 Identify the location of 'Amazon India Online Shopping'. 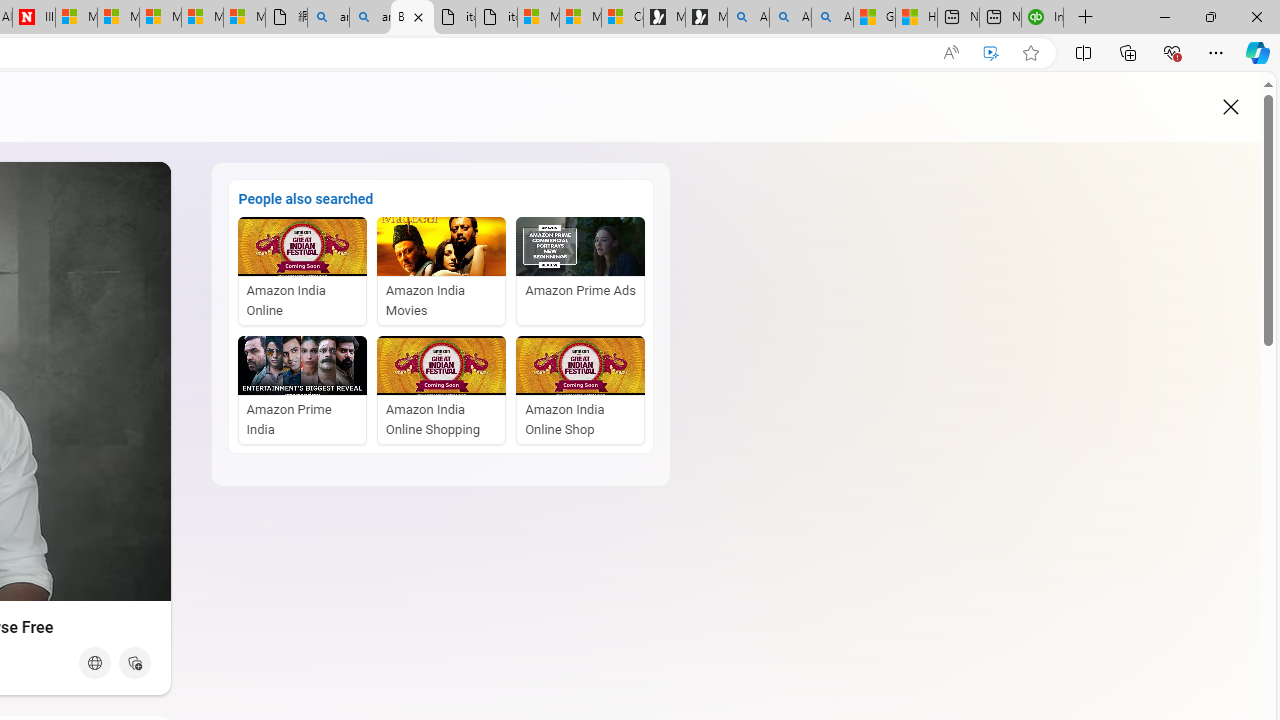
(440, 390).